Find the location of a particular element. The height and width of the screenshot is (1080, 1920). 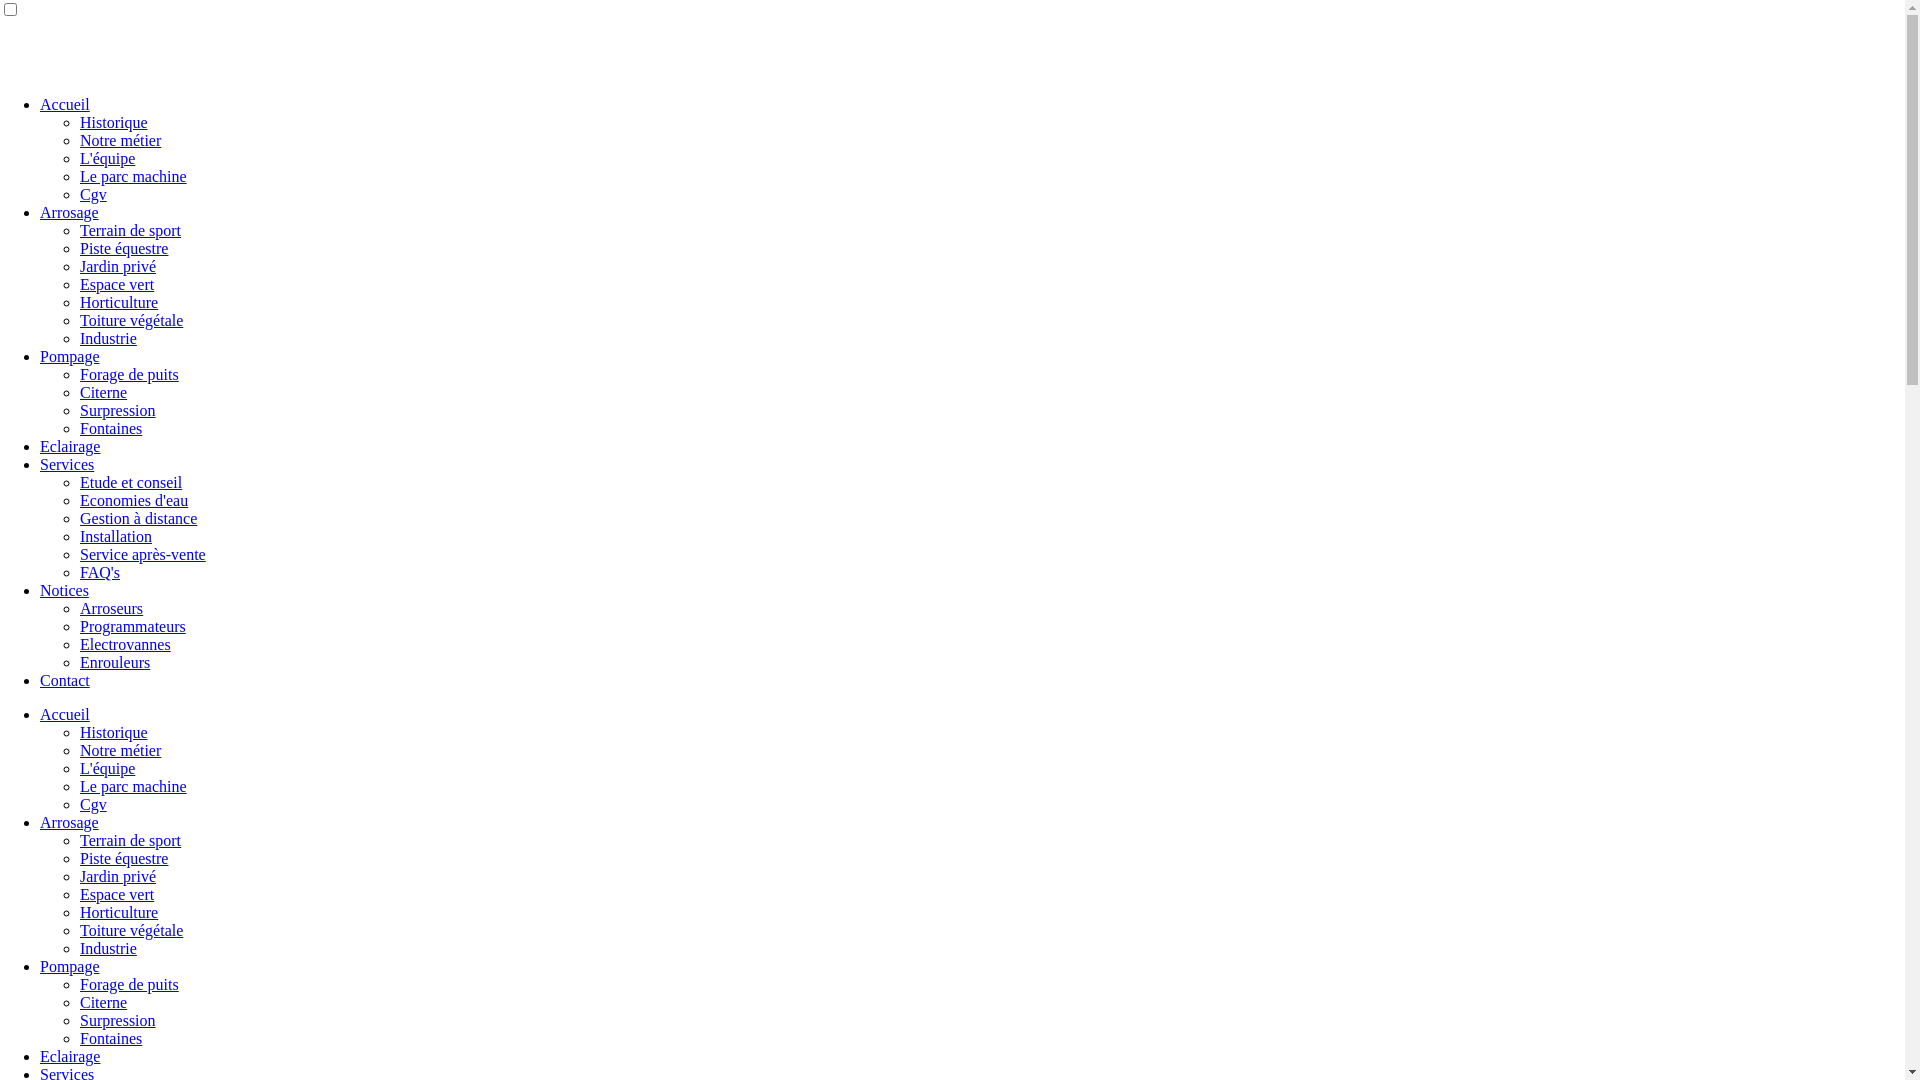

'Fontaines' is located at coordinates (109, 1037).